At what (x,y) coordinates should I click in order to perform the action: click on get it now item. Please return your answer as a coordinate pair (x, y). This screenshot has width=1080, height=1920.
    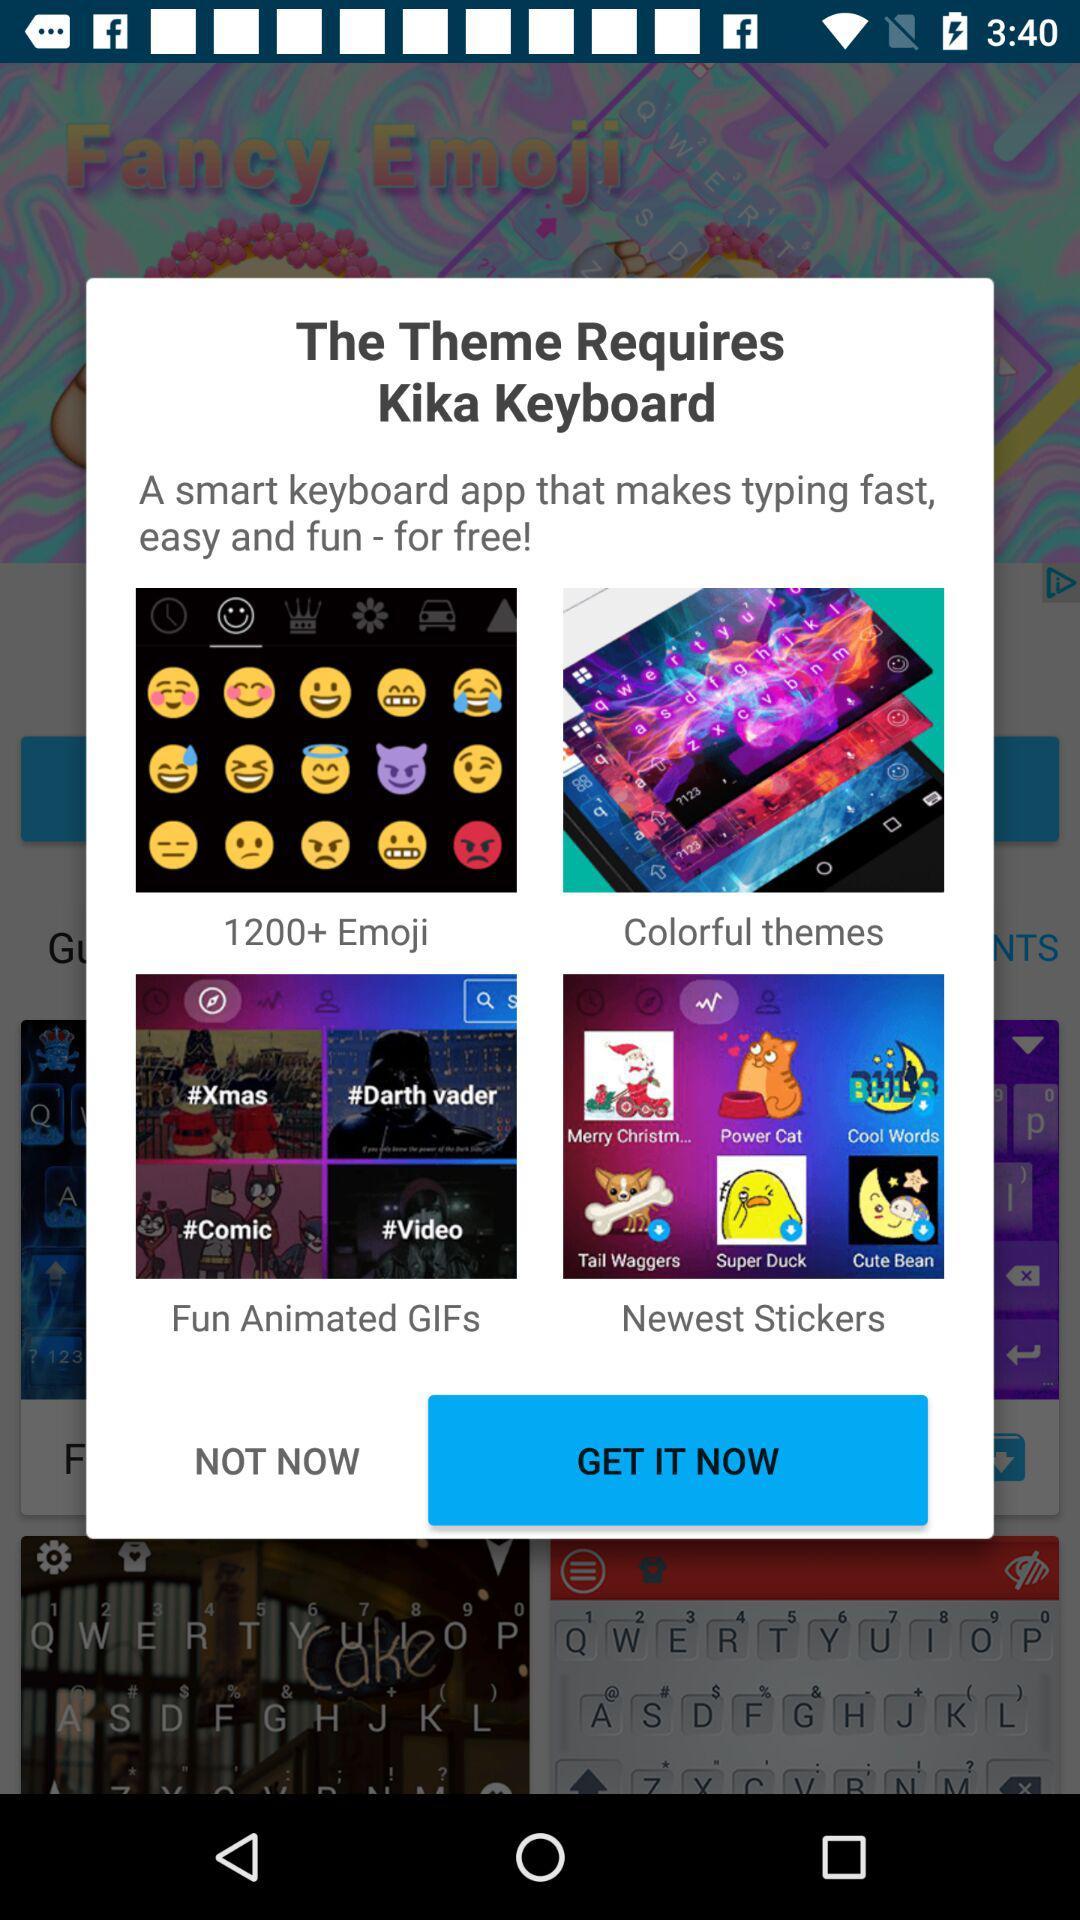
    Looking at the image, I should click on (677, 1460).